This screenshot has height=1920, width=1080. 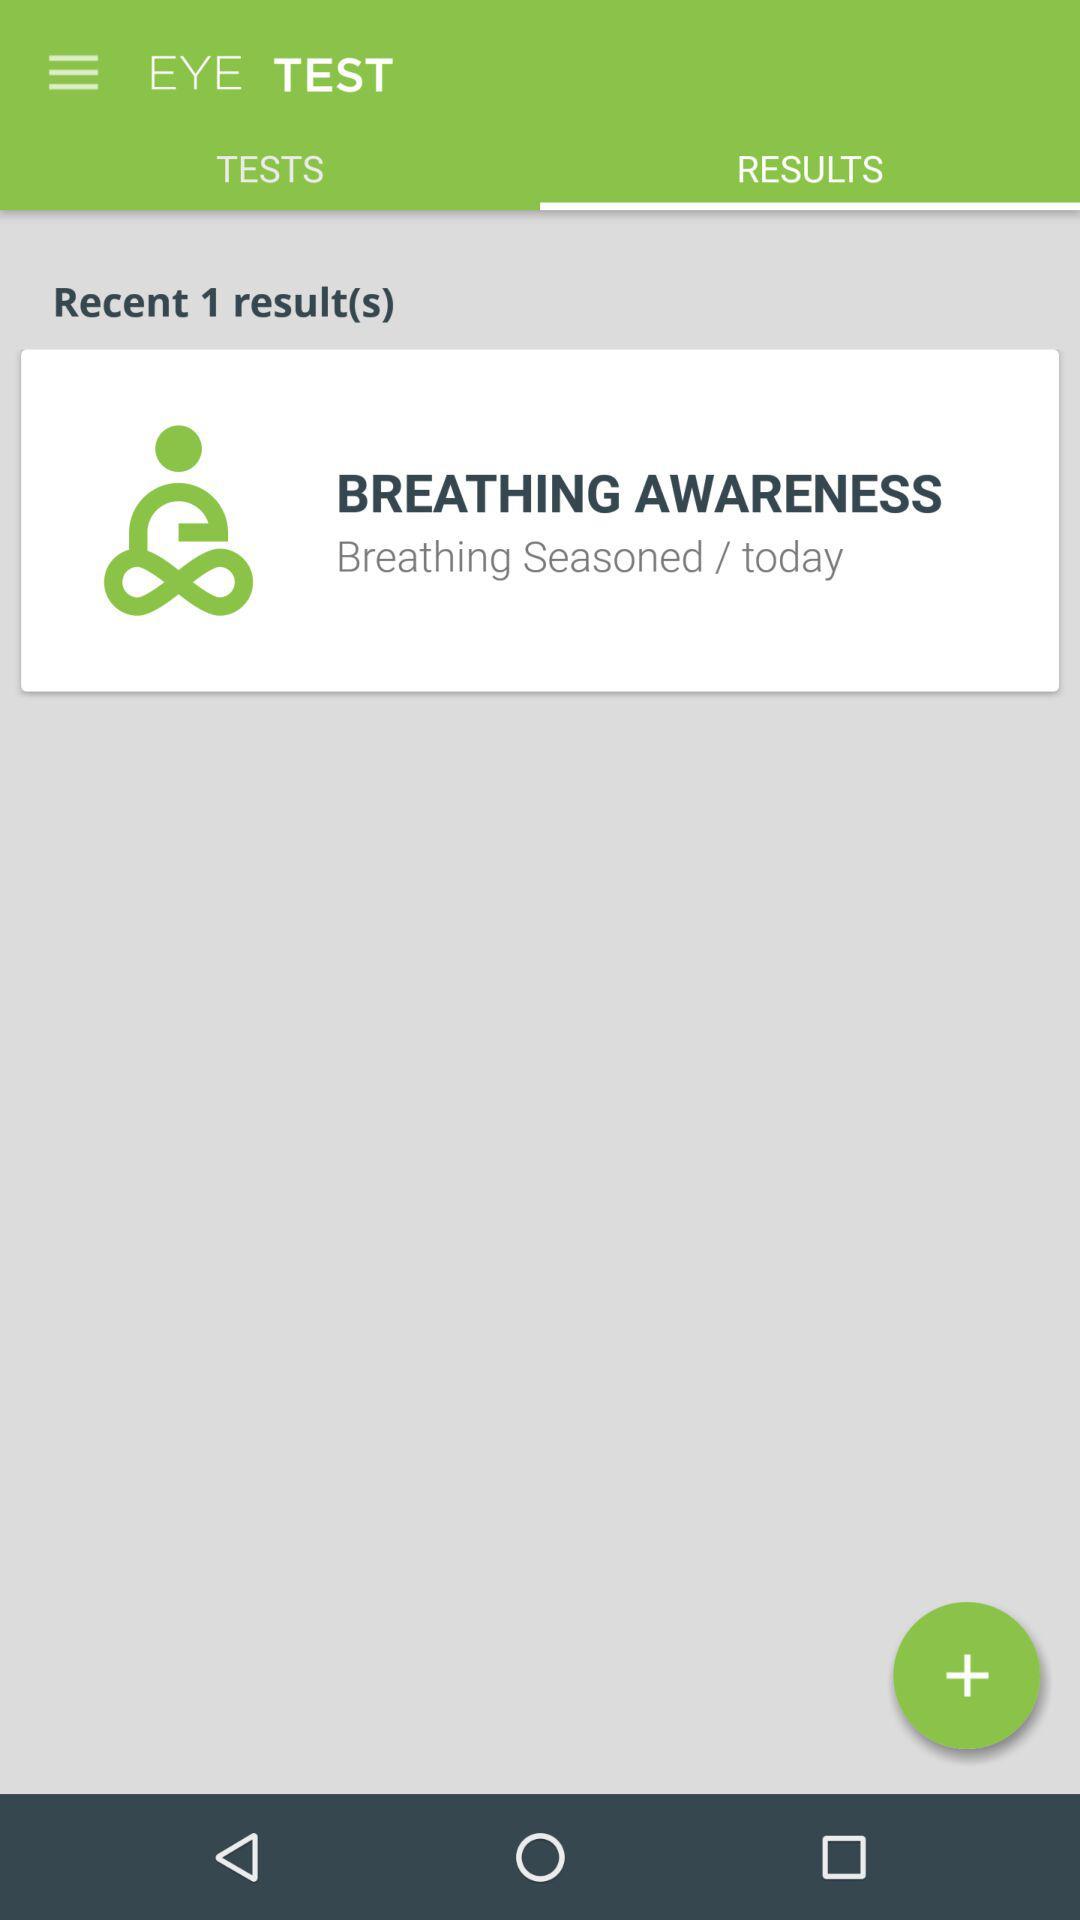 What do you see at coordinates (810, 156) in the screenshot?
I see `item above the breathing awareness` at bounding box center [810, 156].